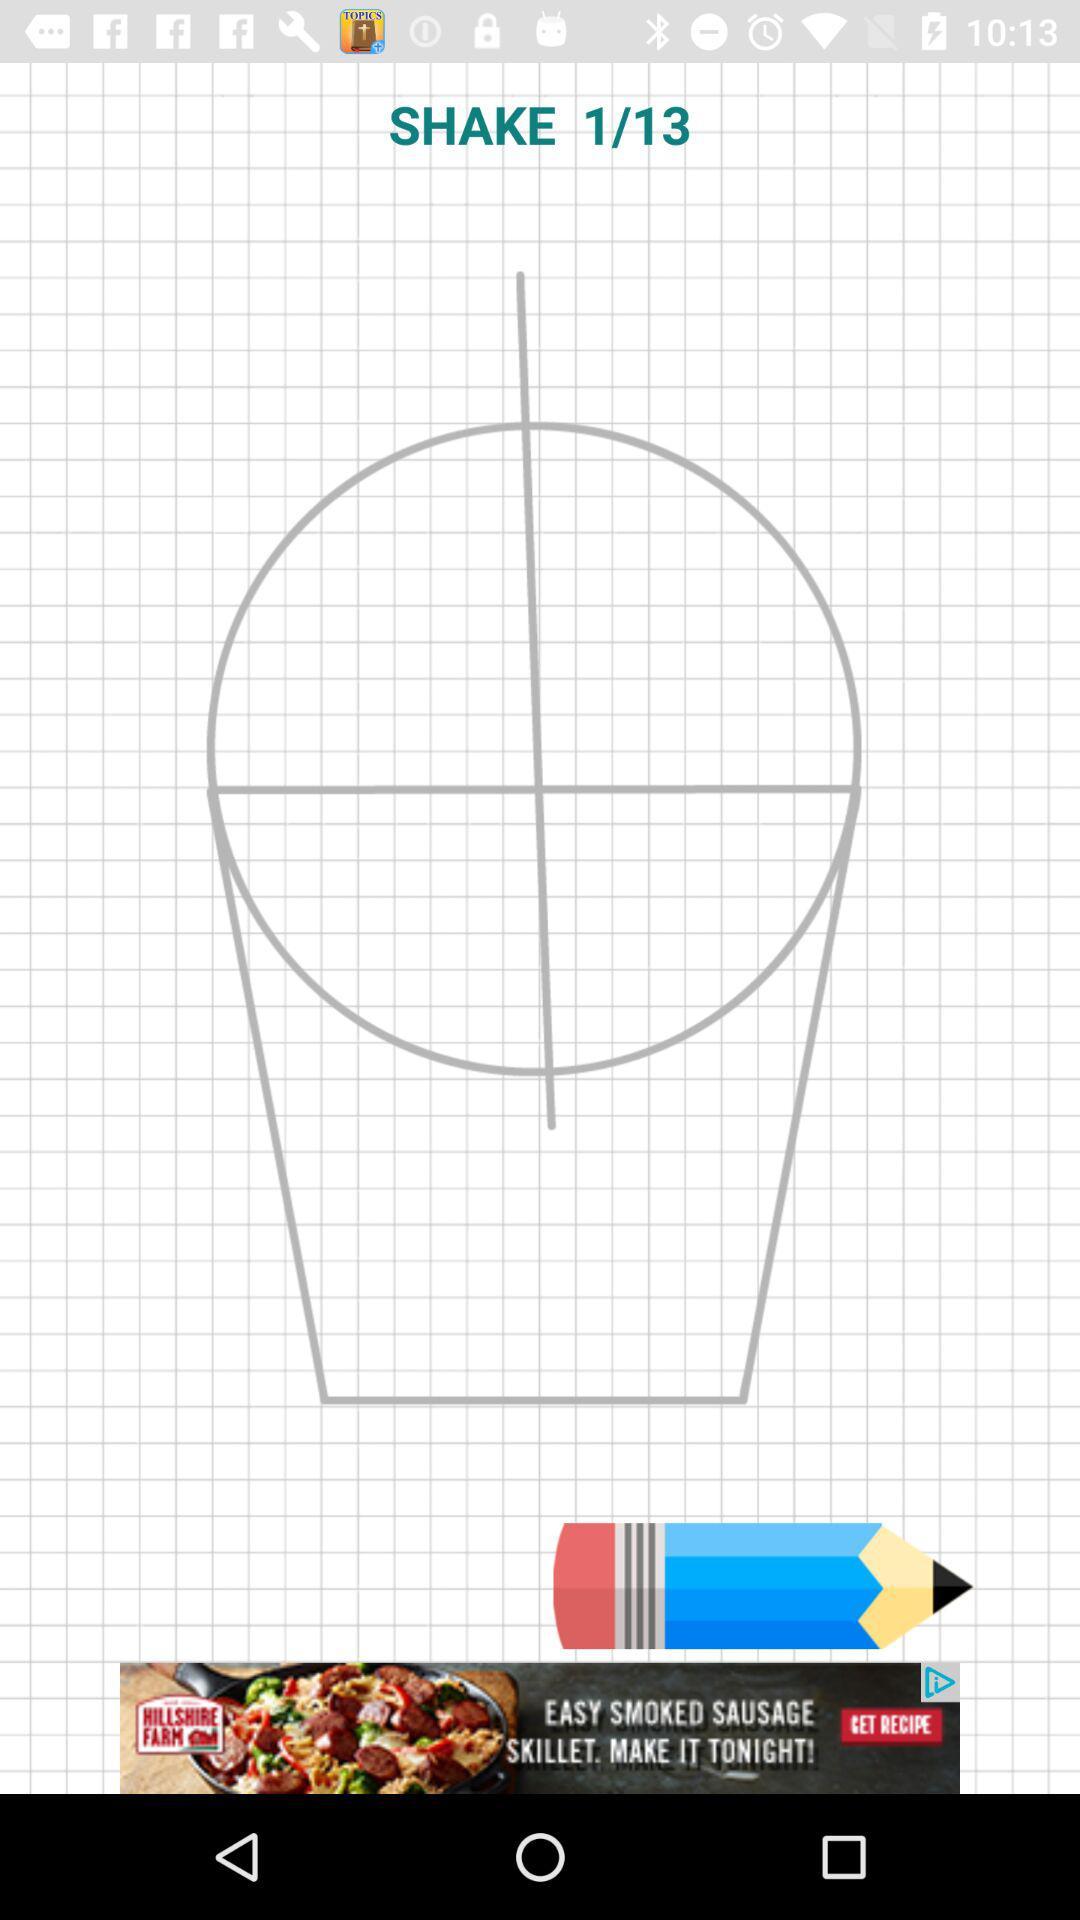 The image size is (1080, 1920). What do you see at coordinates (763, 1585) in the screenshot?
I see `to draw` at bounding box center [763, 1585].